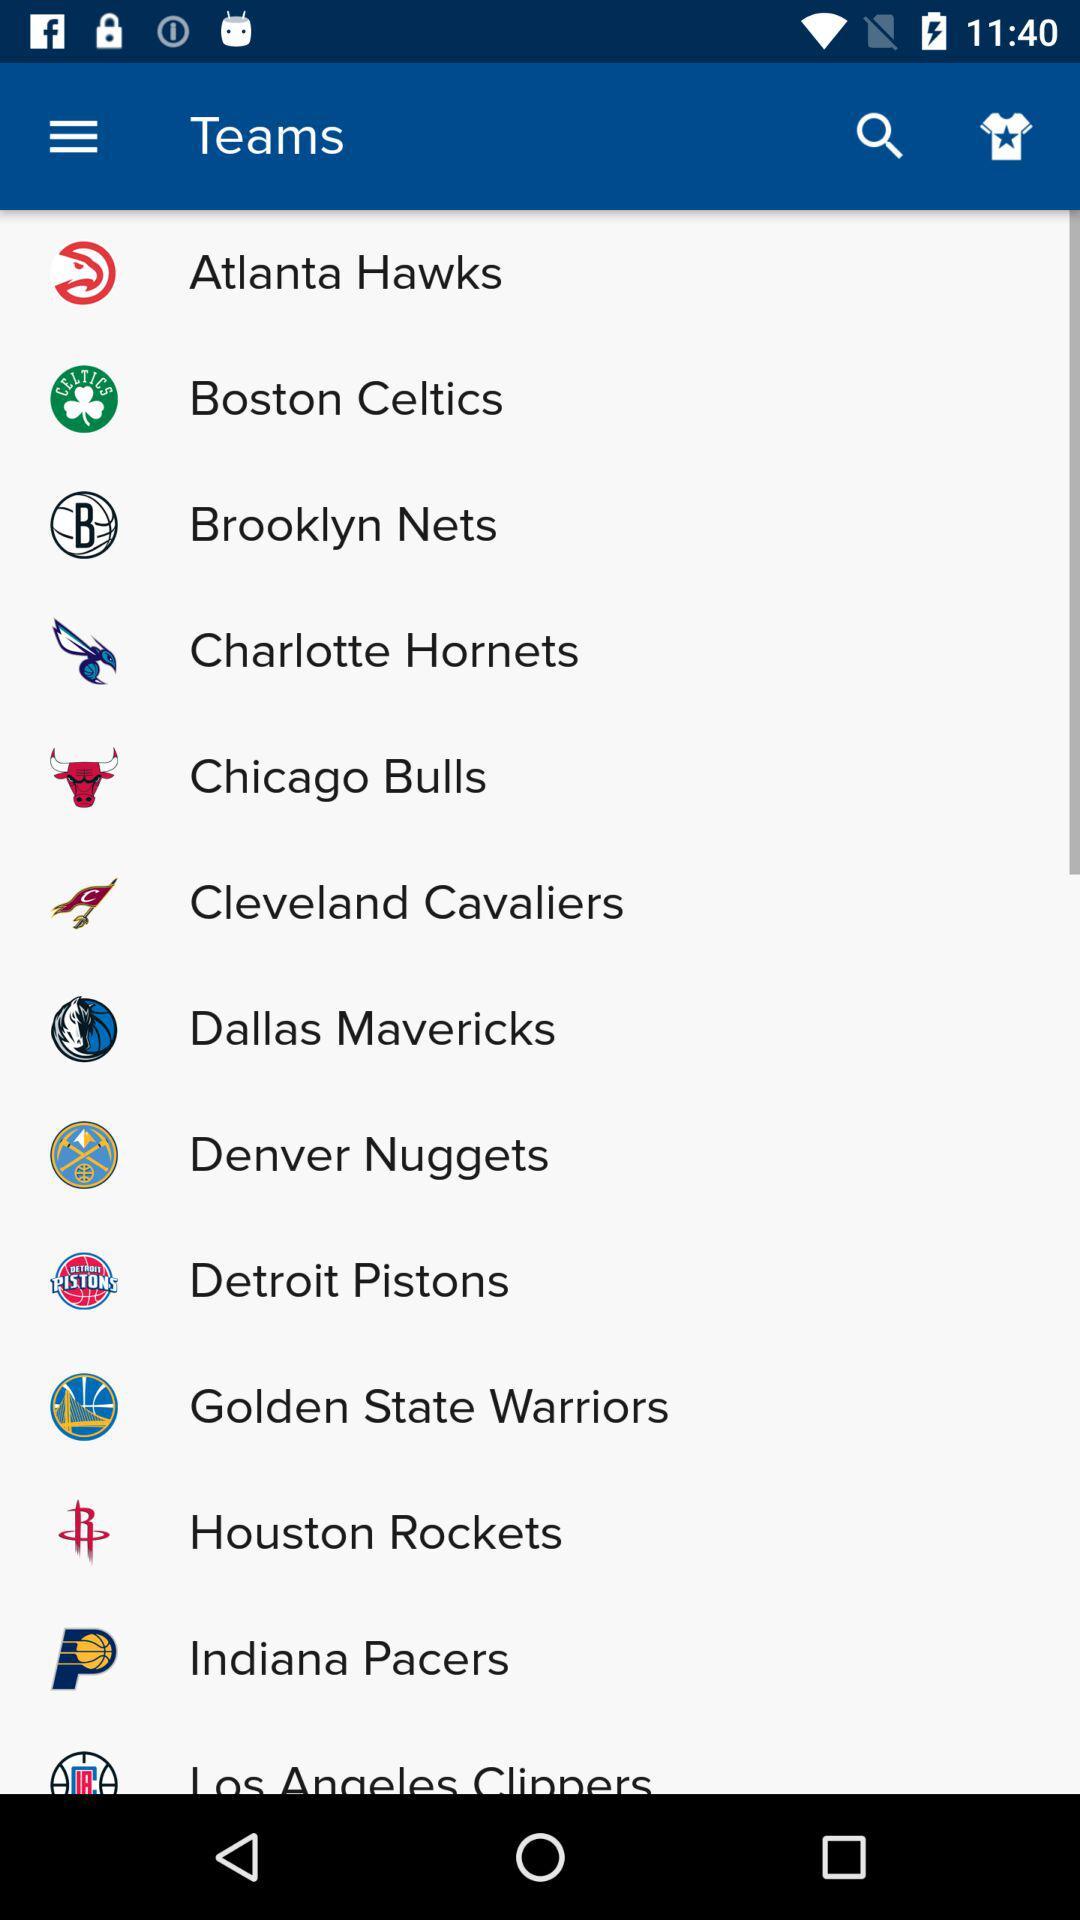  What do you see at coordinates (879, 135) in the screenshot?
I see `search teams` at bounding box center [879, 135].